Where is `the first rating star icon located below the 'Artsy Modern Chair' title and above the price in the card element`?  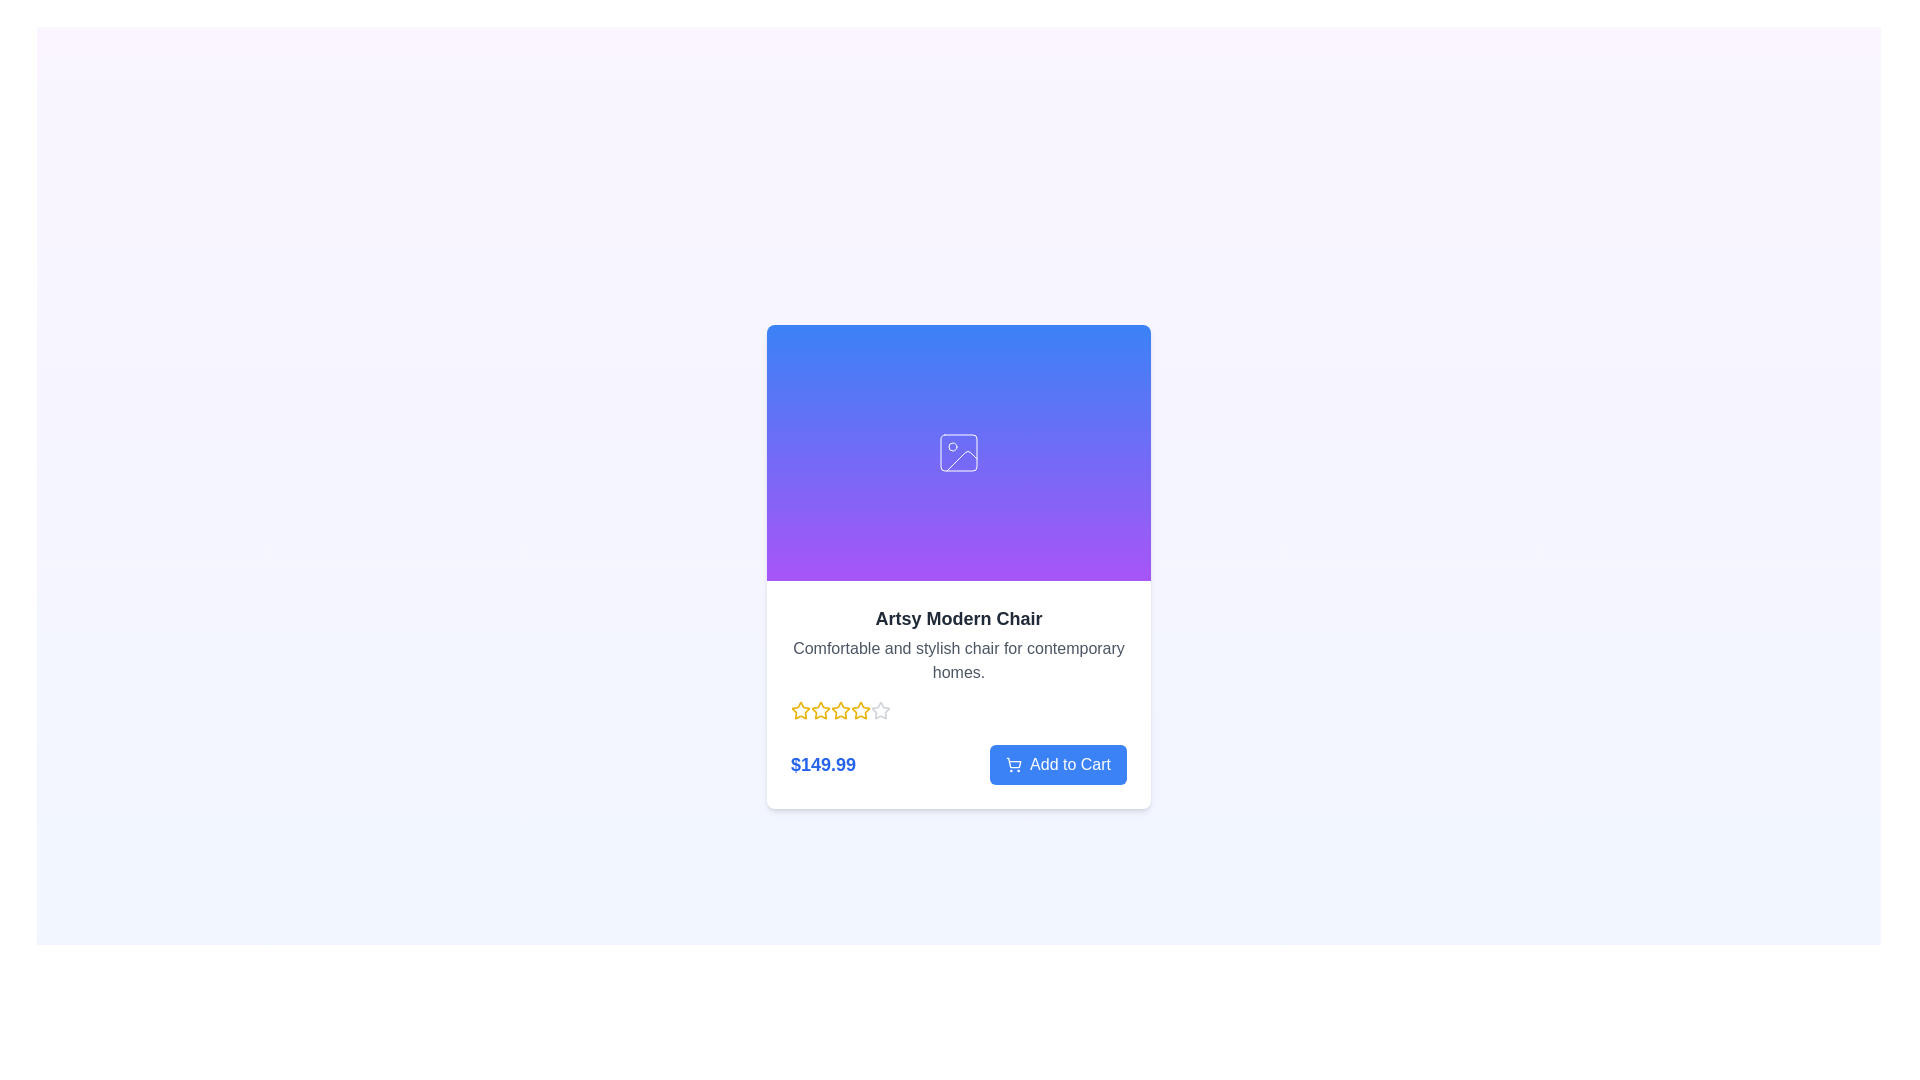
the first rating star icon located below the 'Artsy Modern Chair' title and above the price in the card element is located at coordinates (801, 709).